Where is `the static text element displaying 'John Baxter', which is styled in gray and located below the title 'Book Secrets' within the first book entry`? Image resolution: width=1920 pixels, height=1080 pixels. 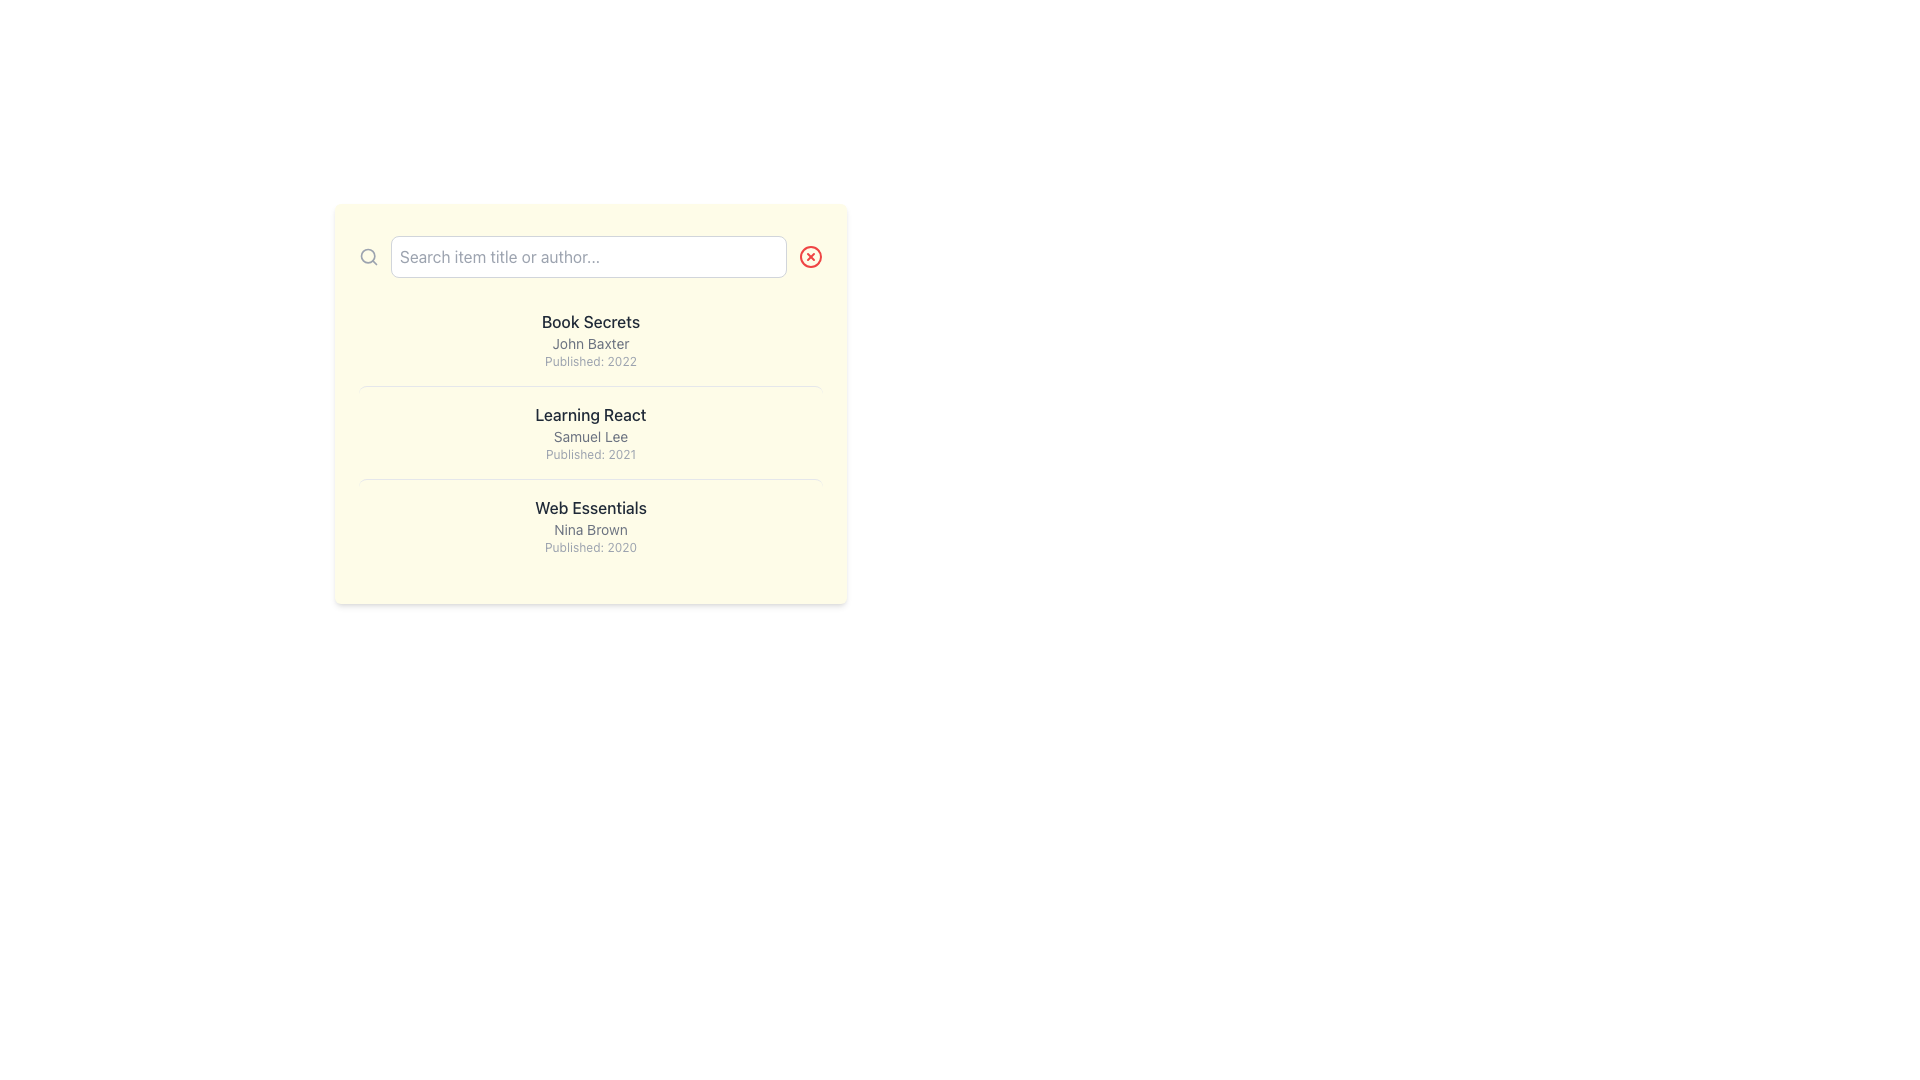 the static text element displaying 'John Baxter', which is styled in gray and located below the title 'Book Secrets' within the first book entry is located at coordinates (589, 342).